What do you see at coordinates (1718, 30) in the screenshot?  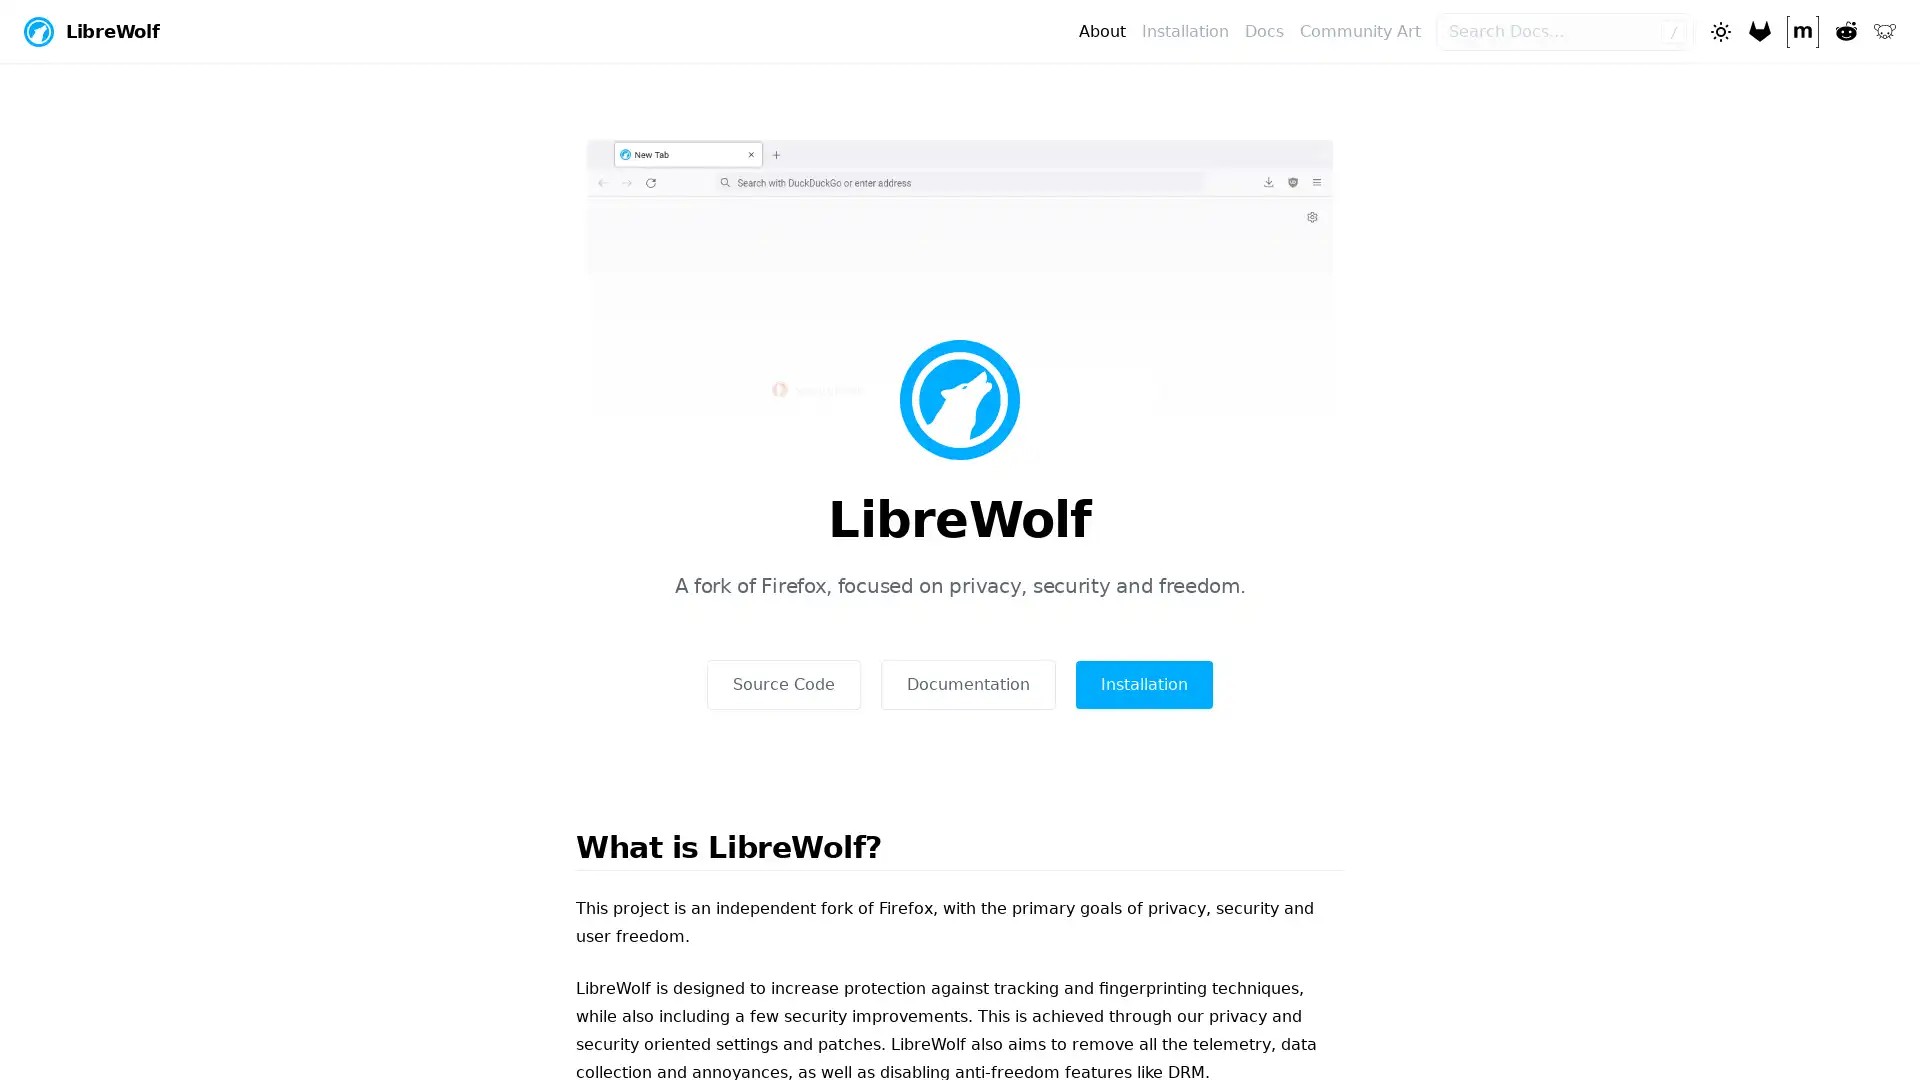 I see `Toggle theme` at bounding box center [1718, 30].